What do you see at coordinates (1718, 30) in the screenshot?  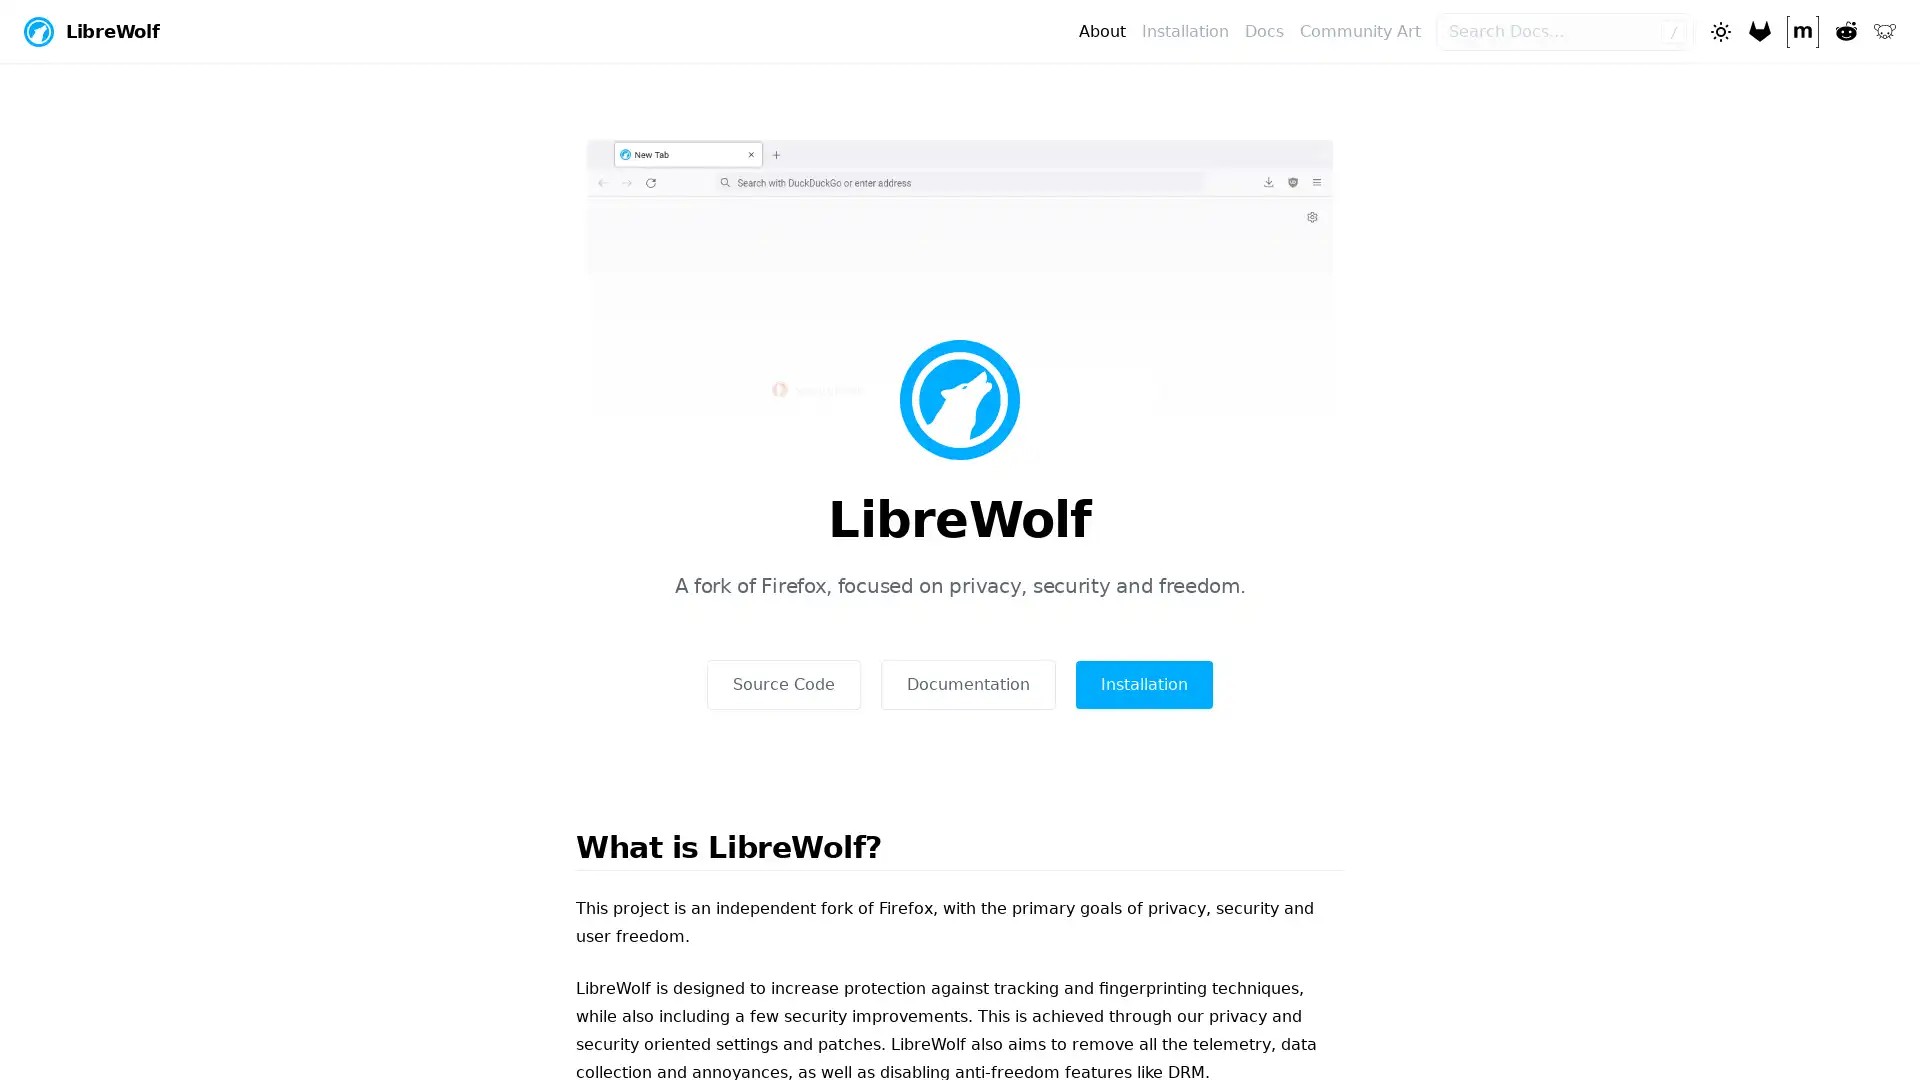 I see `Toggle theme` at bounding box center [1718, 30].